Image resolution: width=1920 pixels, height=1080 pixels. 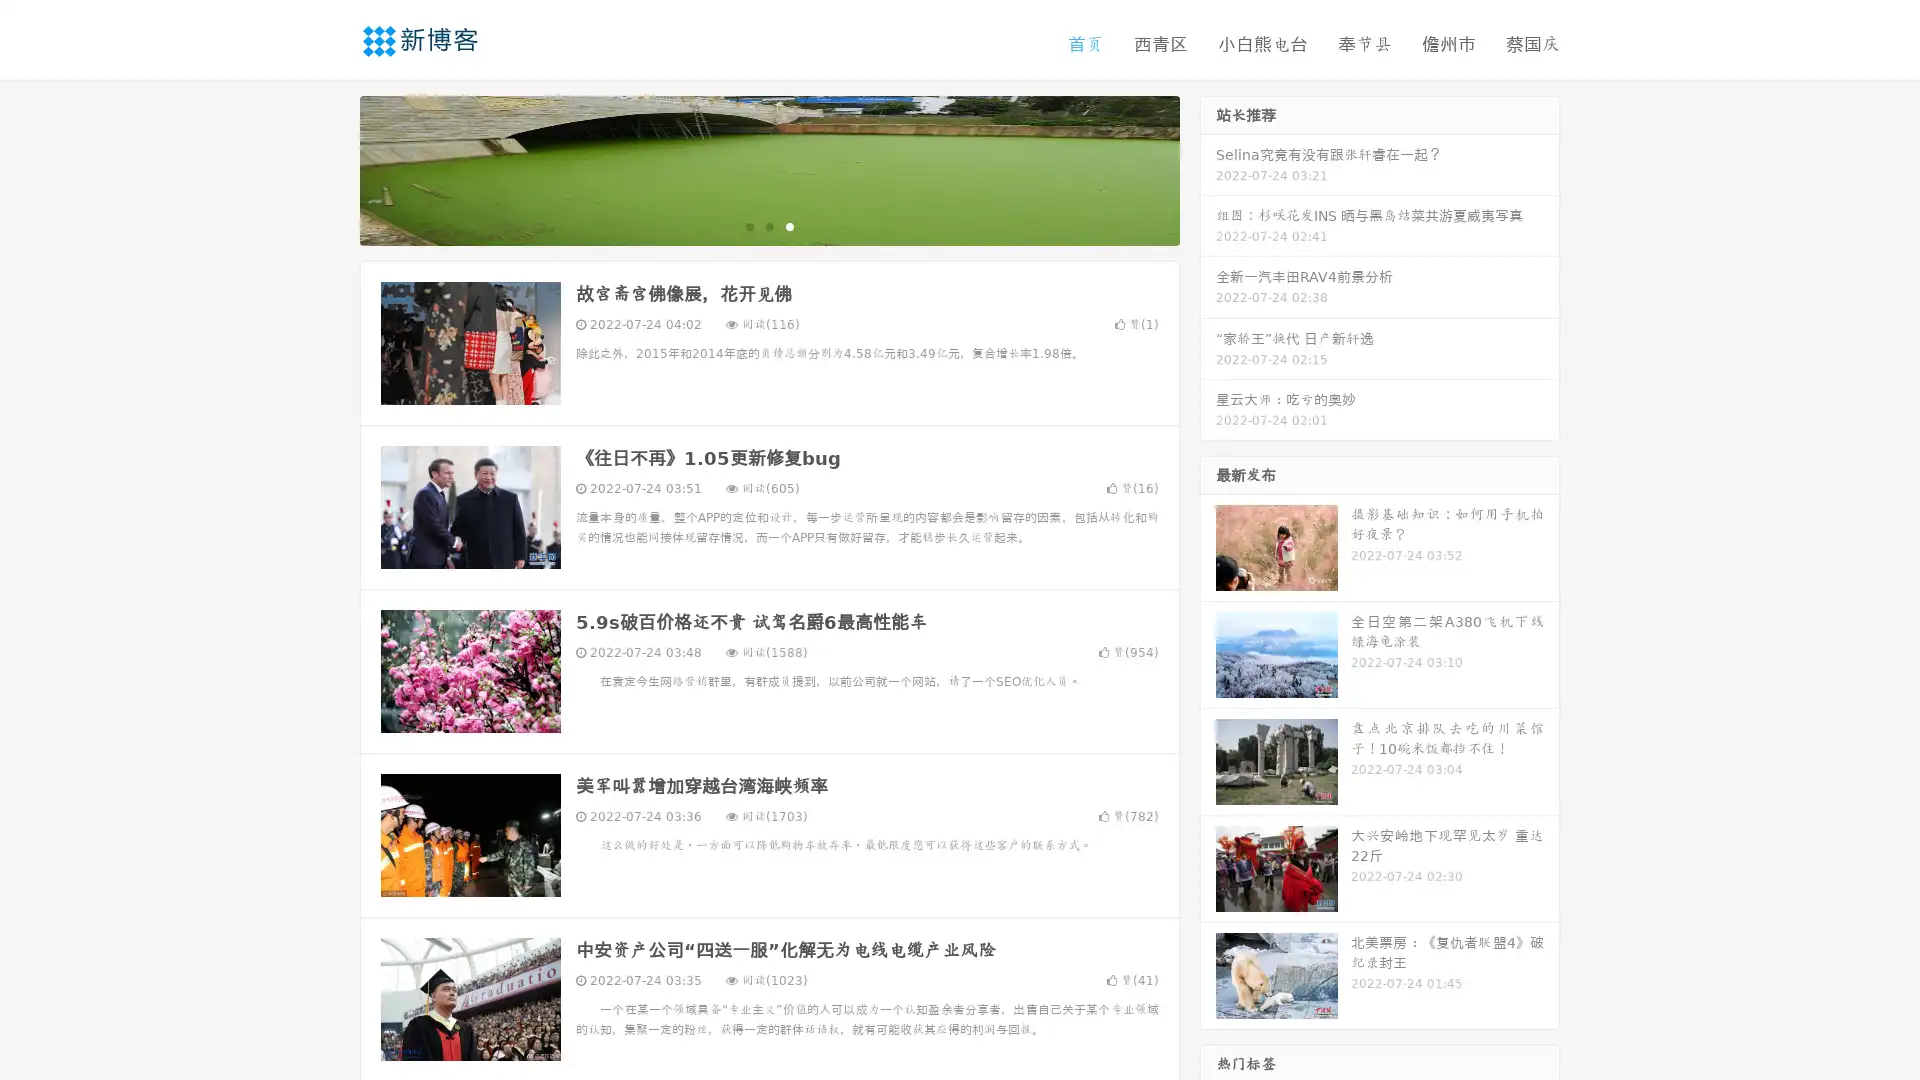 What do you see at coordinates (789, 225) in the screenshot?
I see `Go to slide 3` at bounding box center [789, 225].